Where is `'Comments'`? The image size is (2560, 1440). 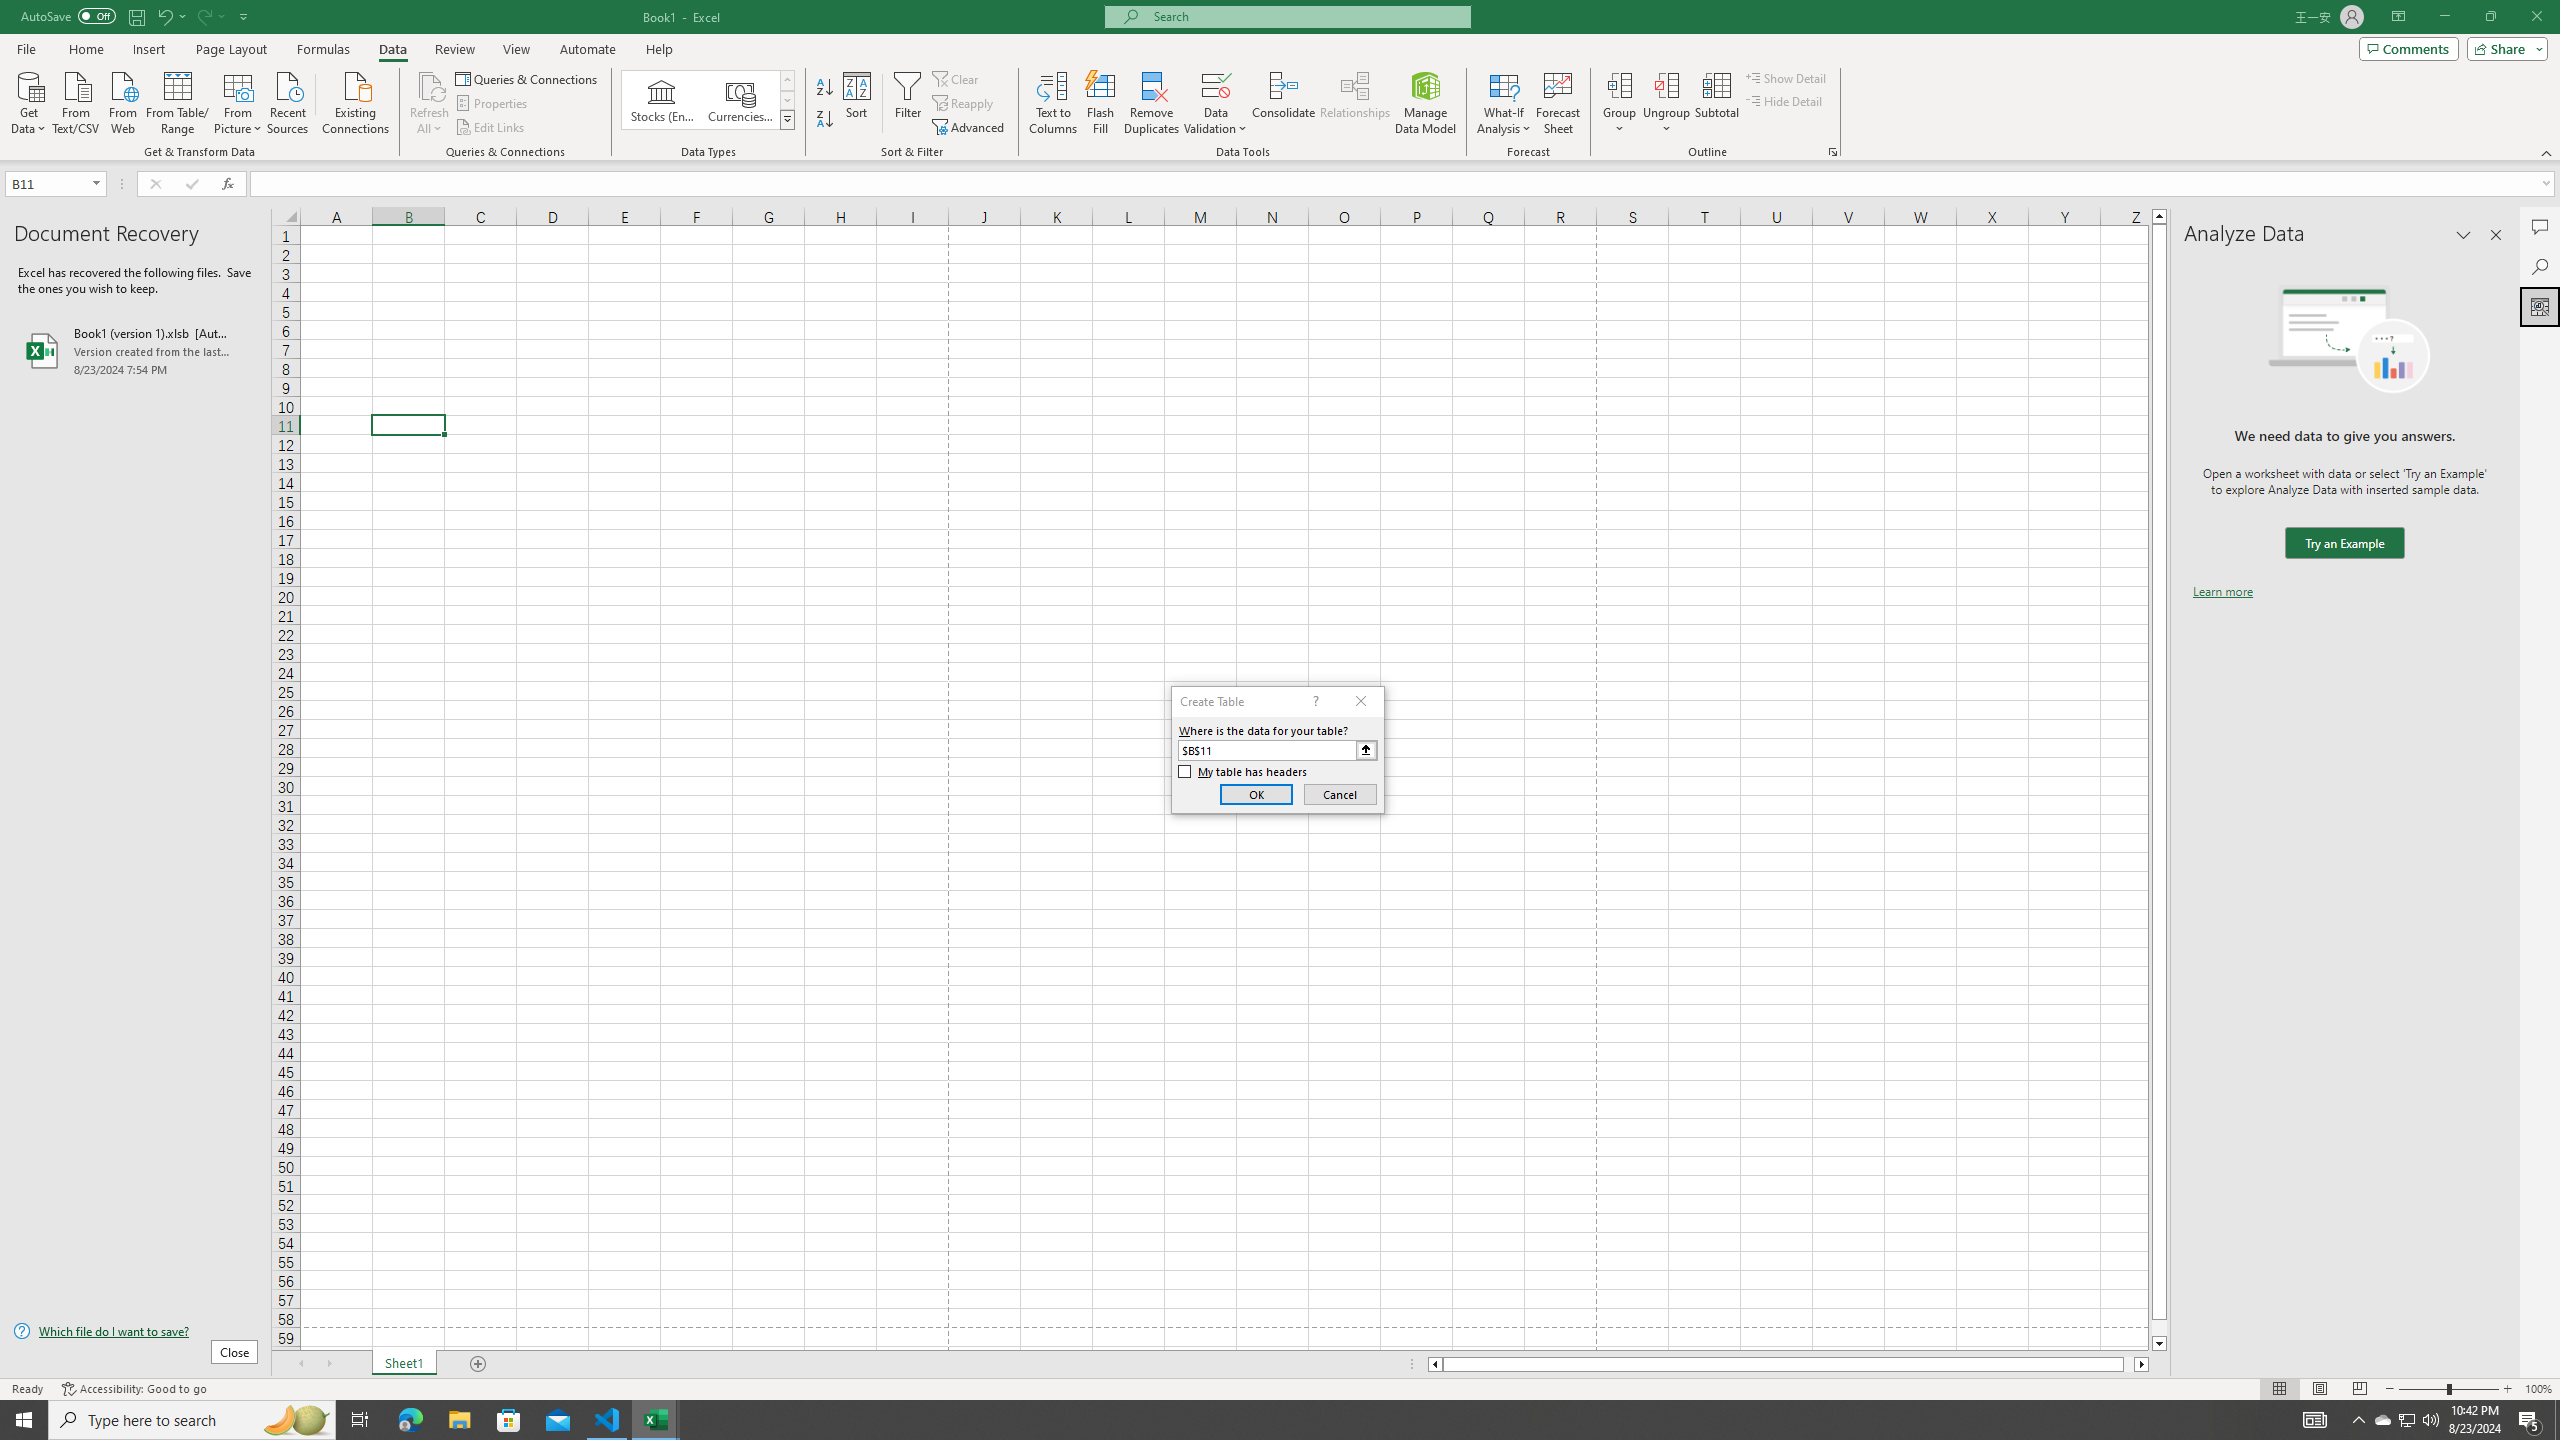
'Comments' is located at coordinates (2408, 47).